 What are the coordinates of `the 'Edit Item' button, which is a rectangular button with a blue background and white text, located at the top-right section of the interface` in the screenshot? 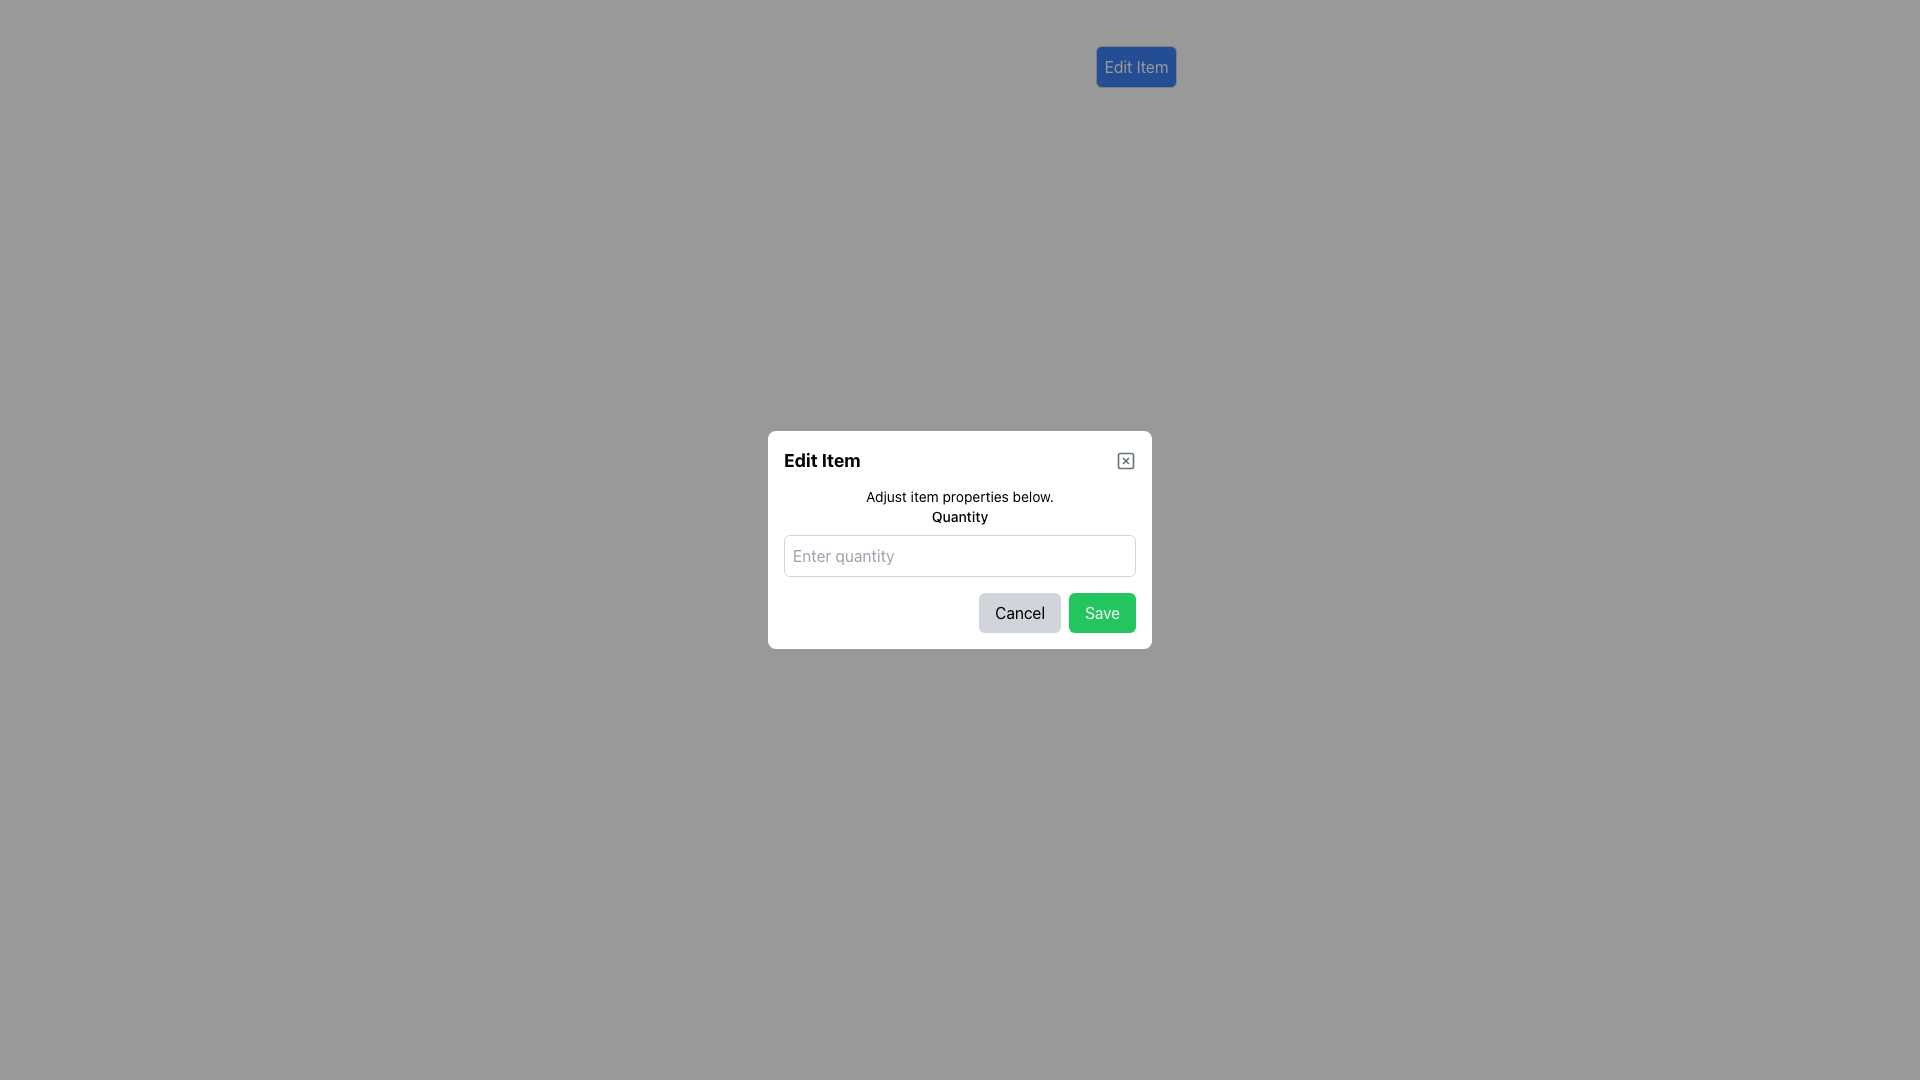 It's located at (1136, 65).